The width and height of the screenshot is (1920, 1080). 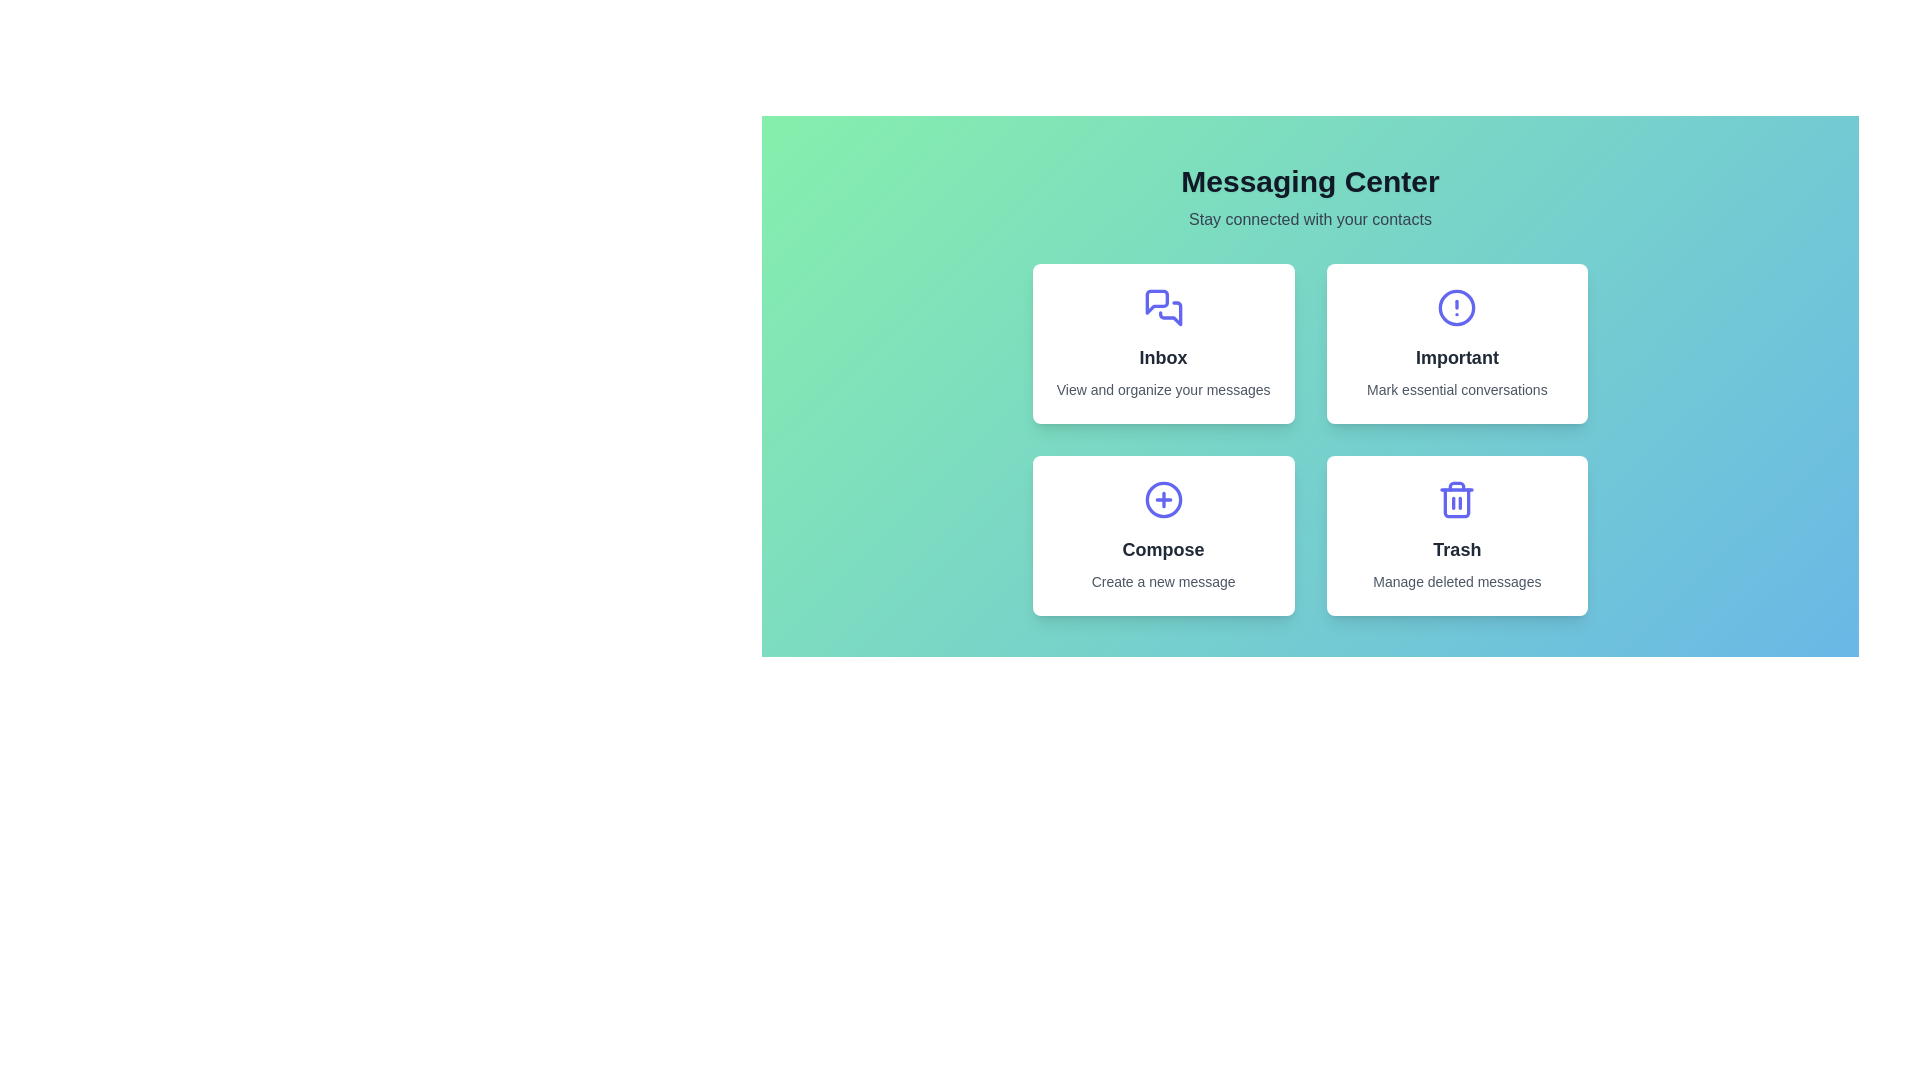 What do you see at coordinates (1163, 308) in the screenshot?
I see `the 'Inbox' icon located in the upper-left card of the 2x2 grid under 'Messaging Center'` at bounding box center [1163, 308].